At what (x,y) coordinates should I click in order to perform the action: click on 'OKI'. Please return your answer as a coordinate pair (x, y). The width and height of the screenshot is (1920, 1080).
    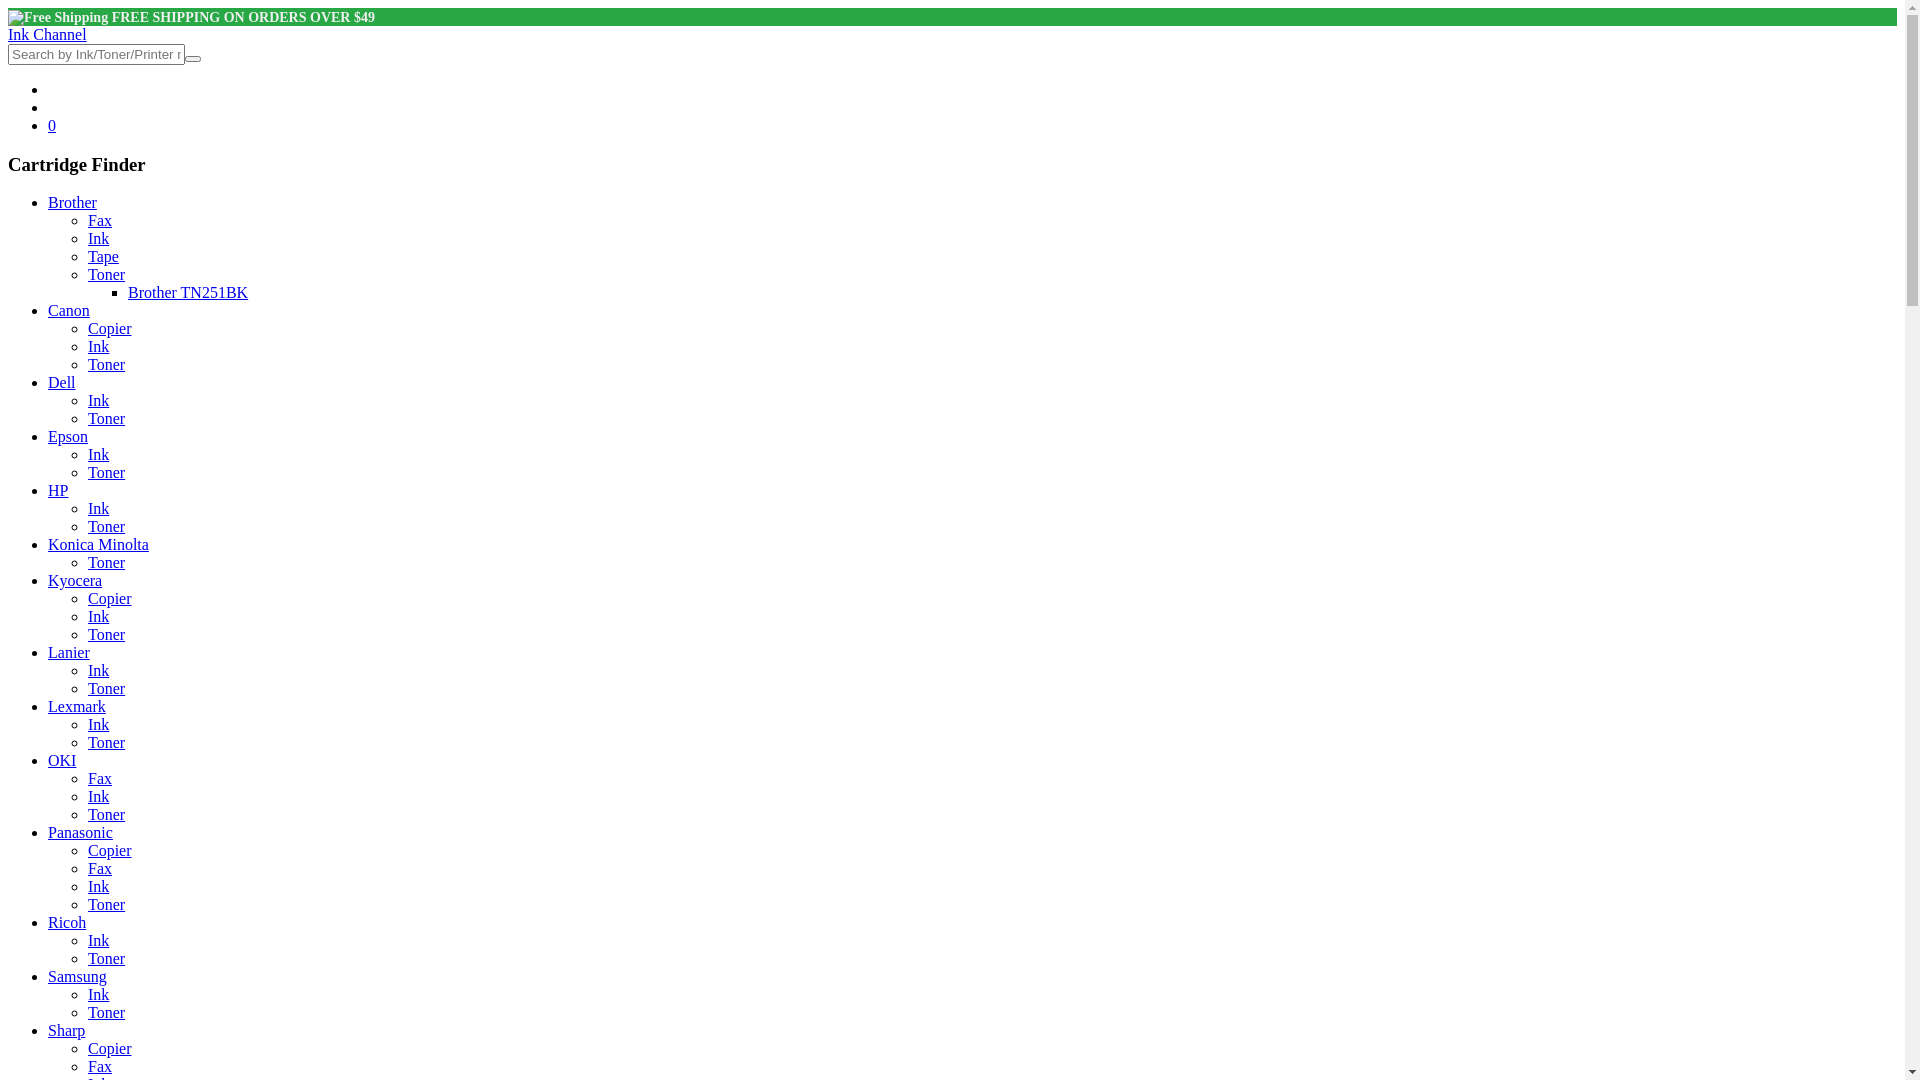
    Looking at the image, I should click on (62, 760).